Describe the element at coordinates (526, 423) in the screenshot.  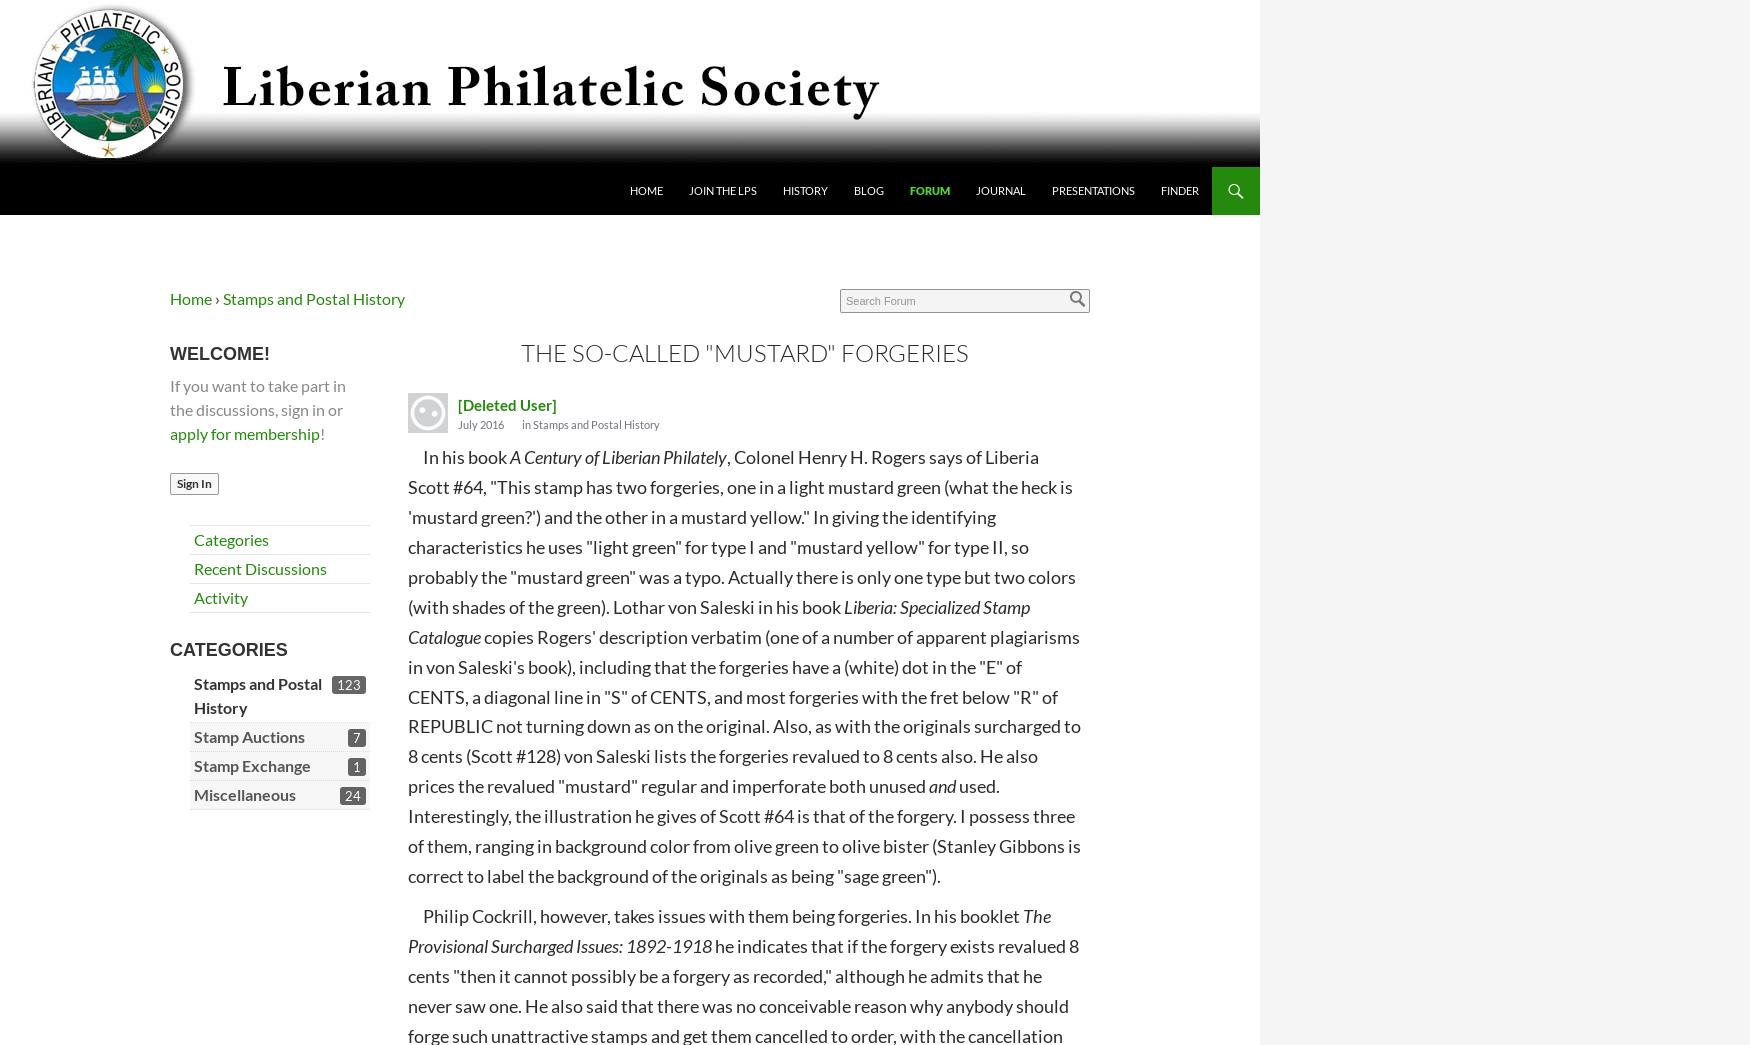
I see `'in'` at that location.